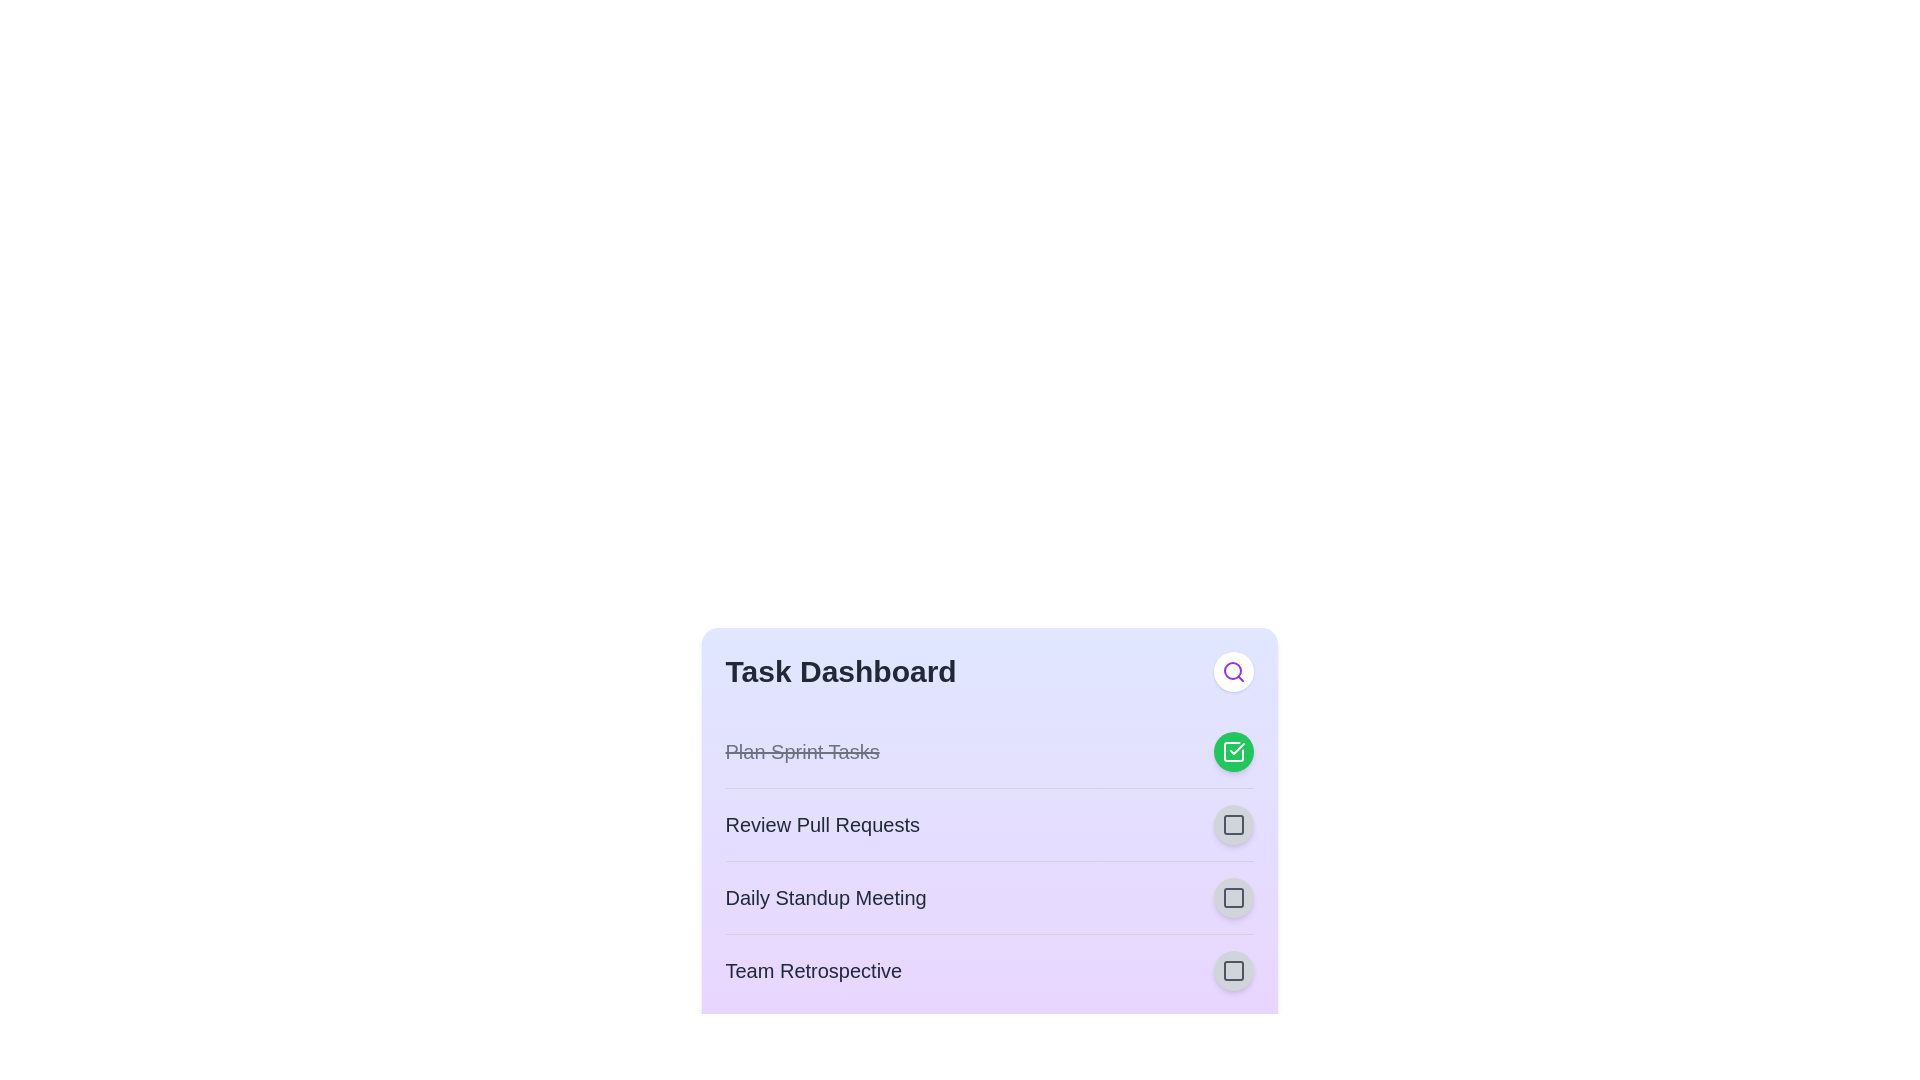  What do you see at coordinates (822, 825) in the screenshot?
I see `the task title 'Review Pull Requests' to focus or select the text` at bounding box center [822, 825].